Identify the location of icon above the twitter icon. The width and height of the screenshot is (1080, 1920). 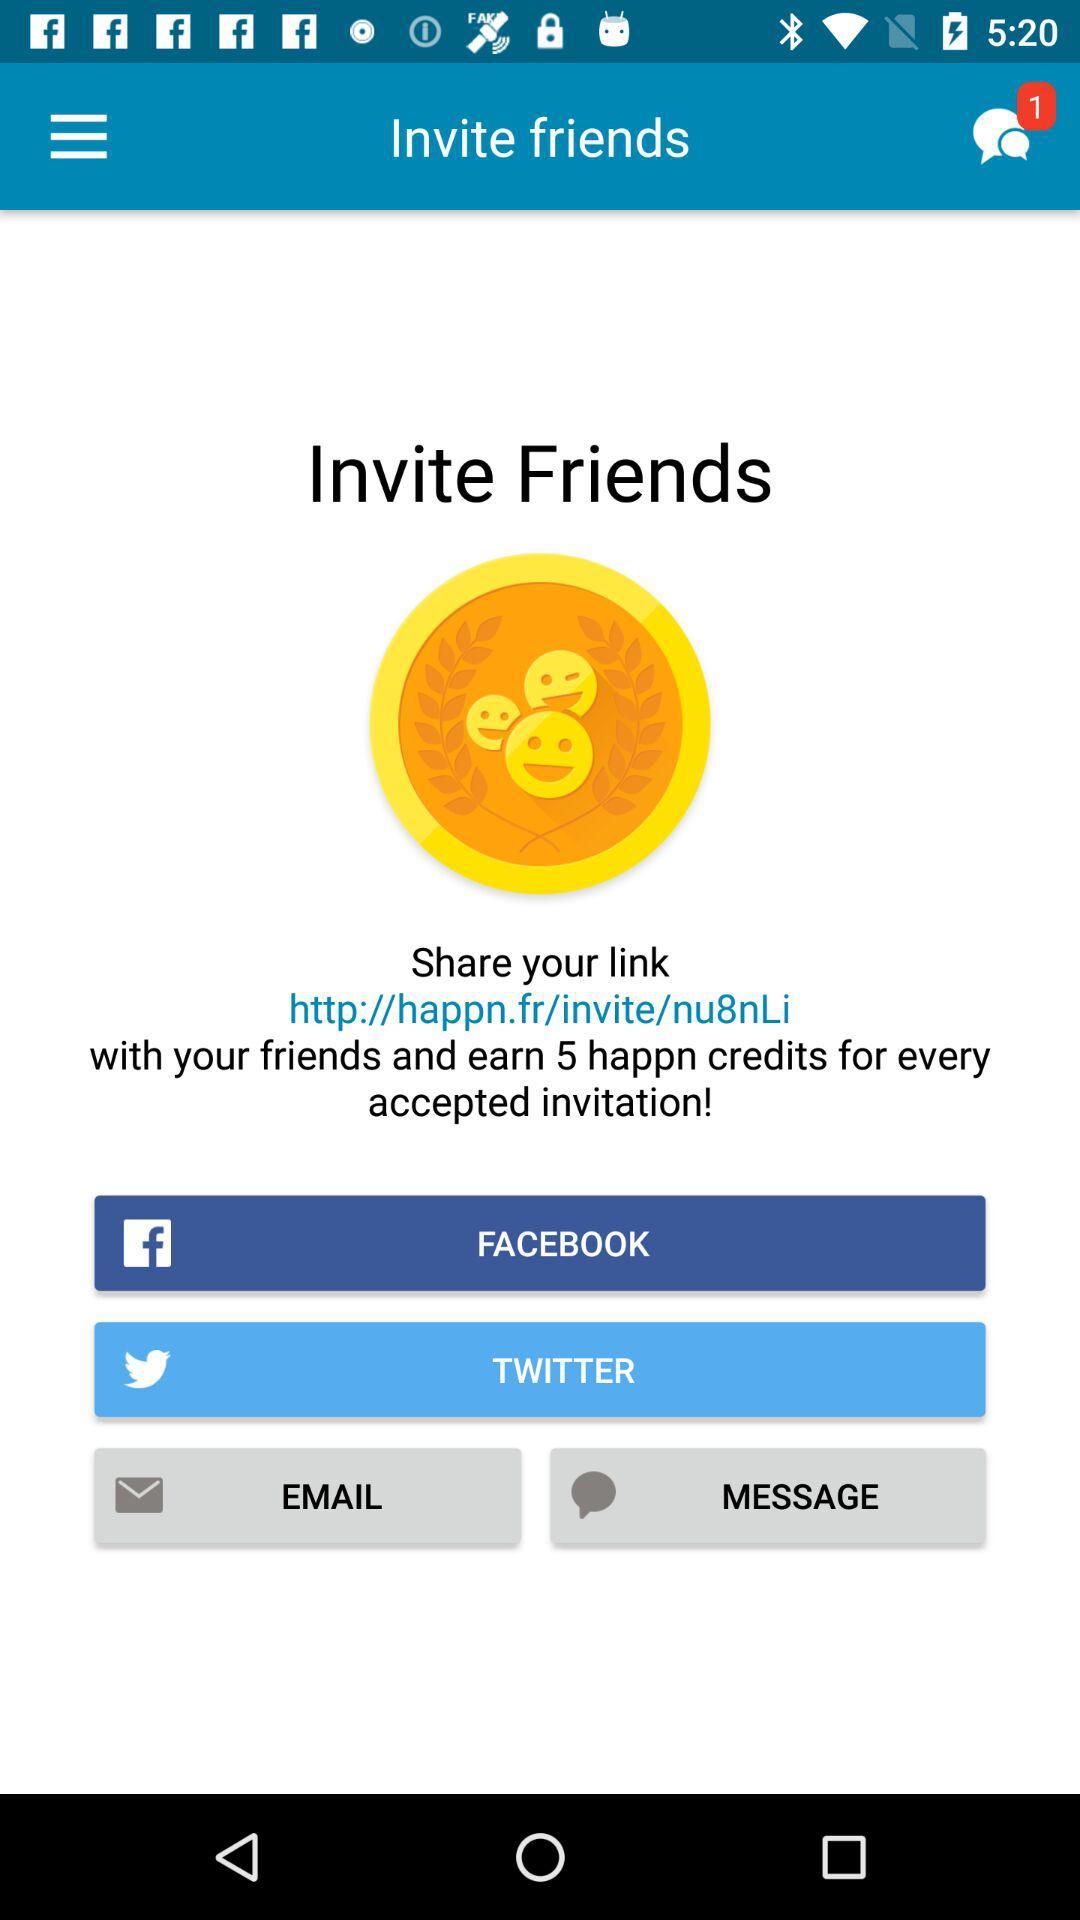
(540, 1242).